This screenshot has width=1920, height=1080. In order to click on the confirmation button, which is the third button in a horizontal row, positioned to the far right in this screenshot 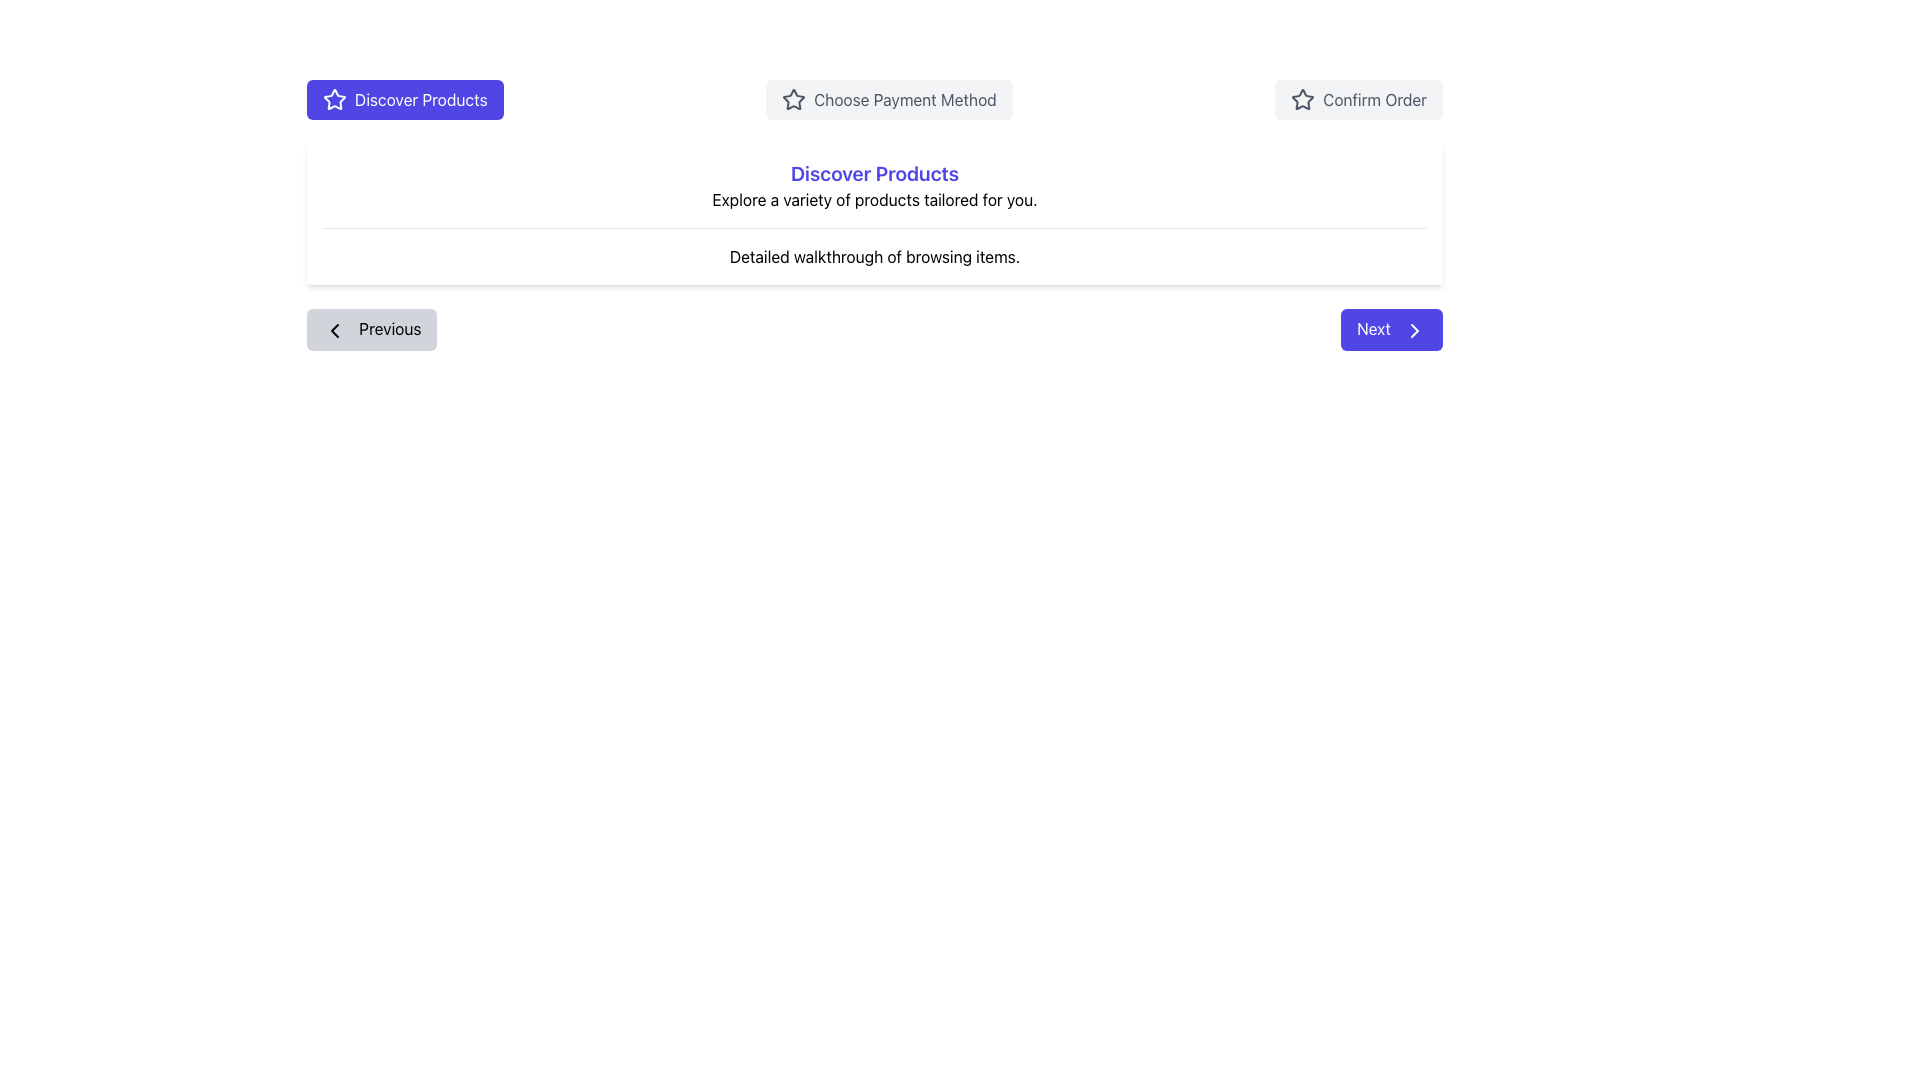, I will do `click(1358, 100)`.